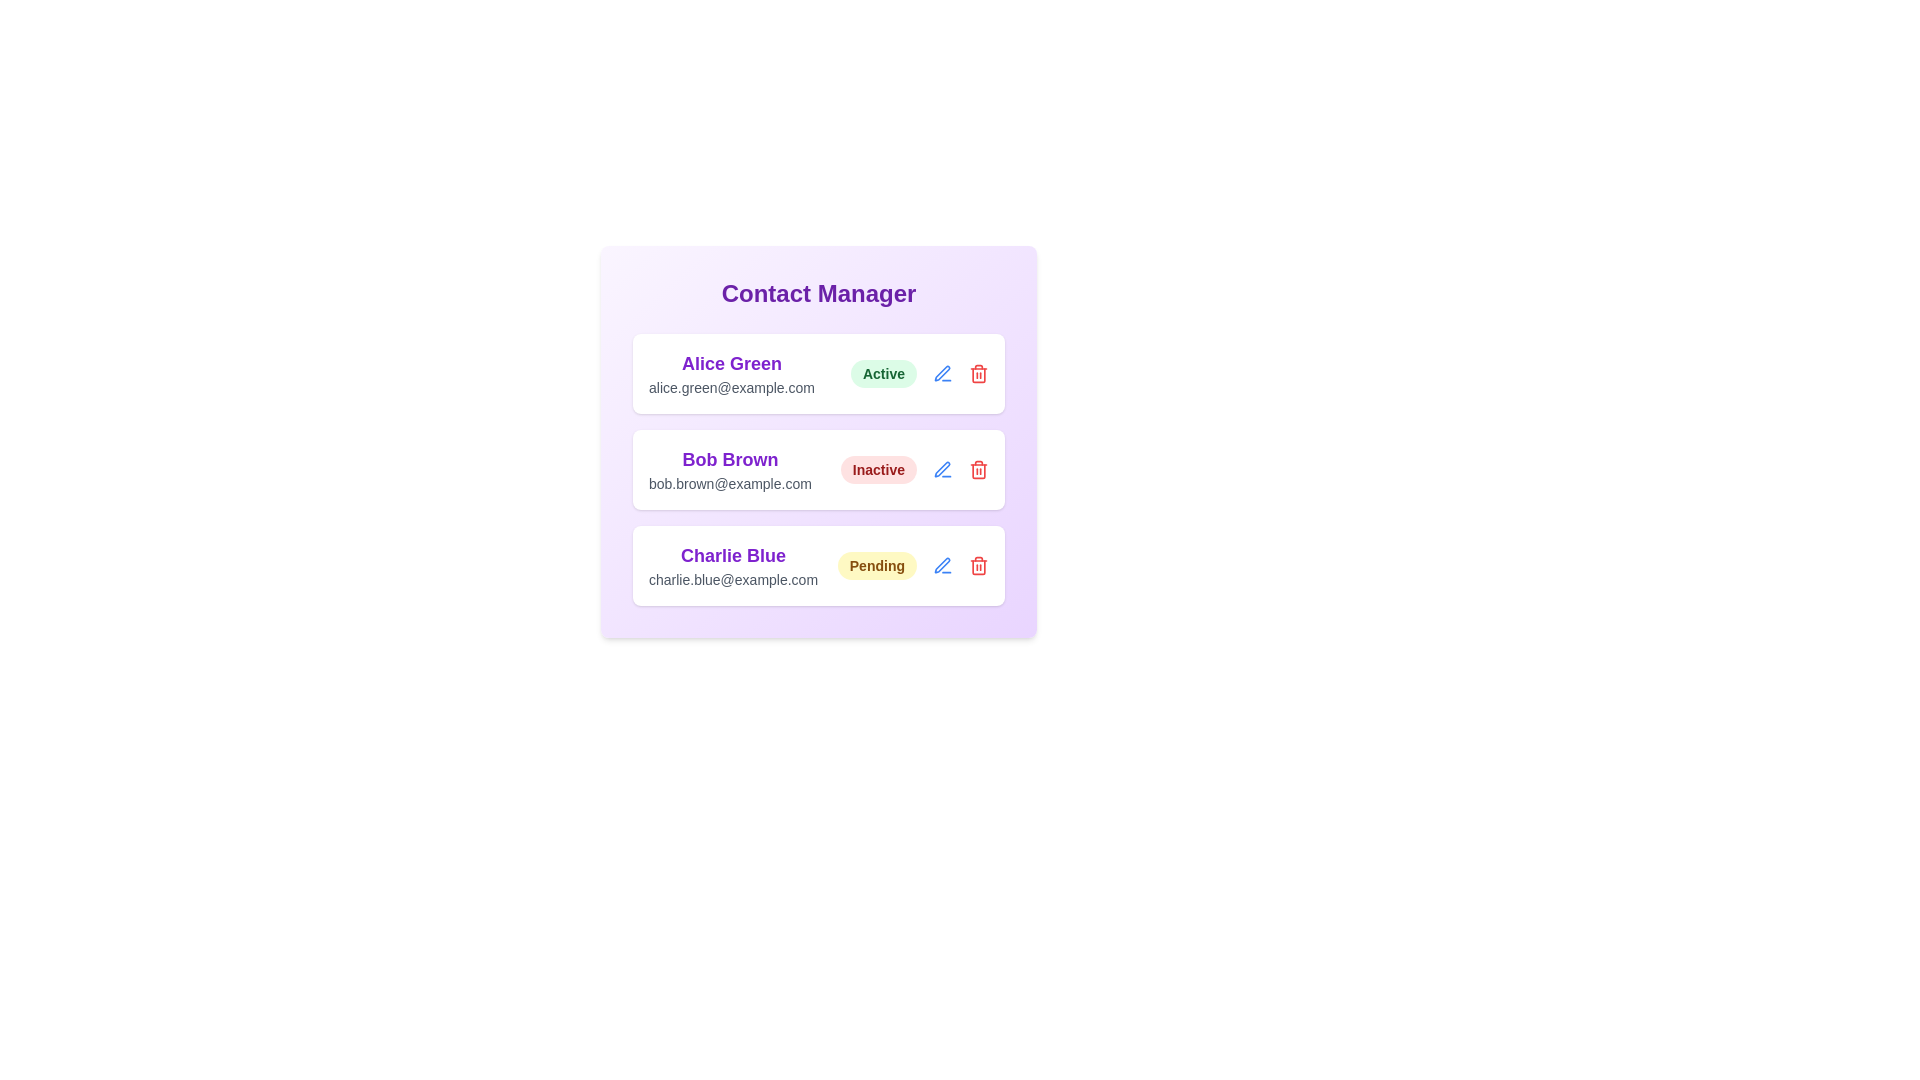  I want to click on edit icon for Charlie Blue to edit their information, so click(941, 566).